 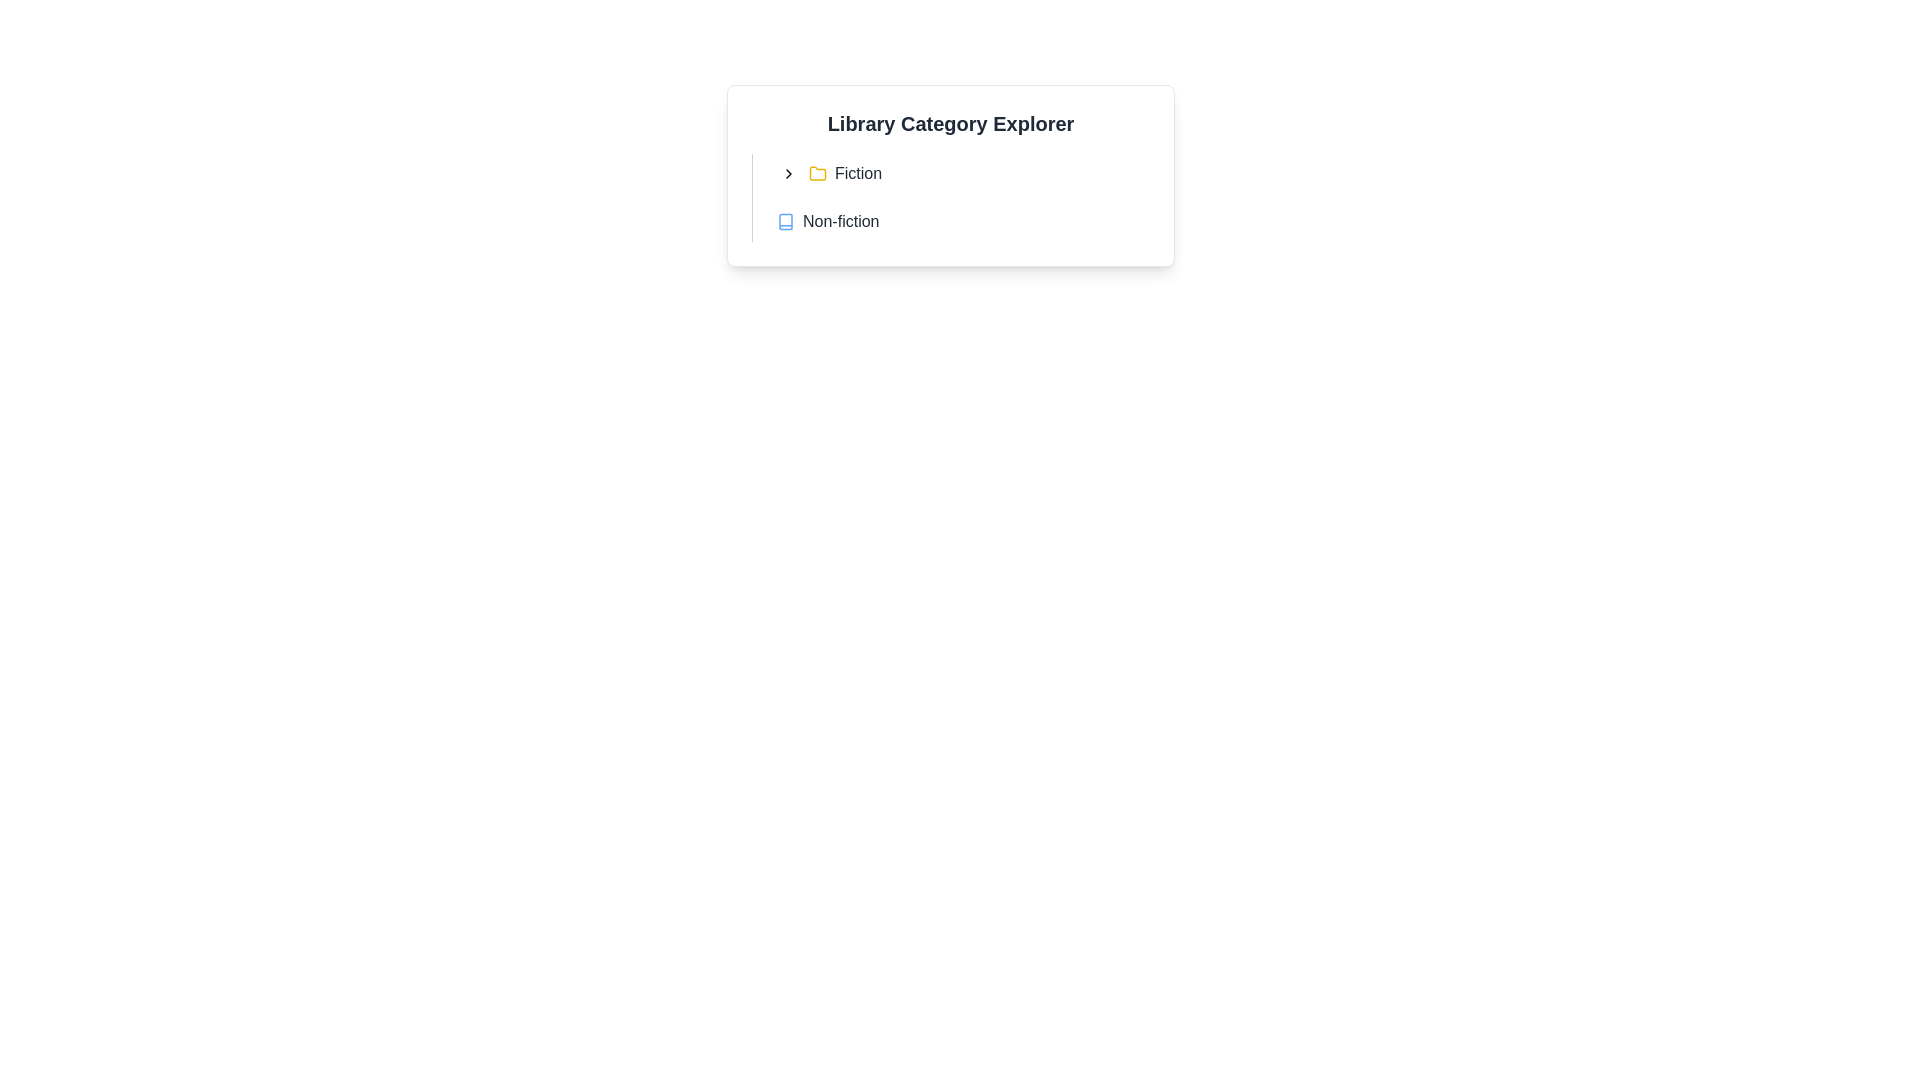 What do you see at coordinates (958, 172) in the screenshot?
I see `the selectable category item labeled 'Fiction' in the library navigator` at bounding box center [958, 172].